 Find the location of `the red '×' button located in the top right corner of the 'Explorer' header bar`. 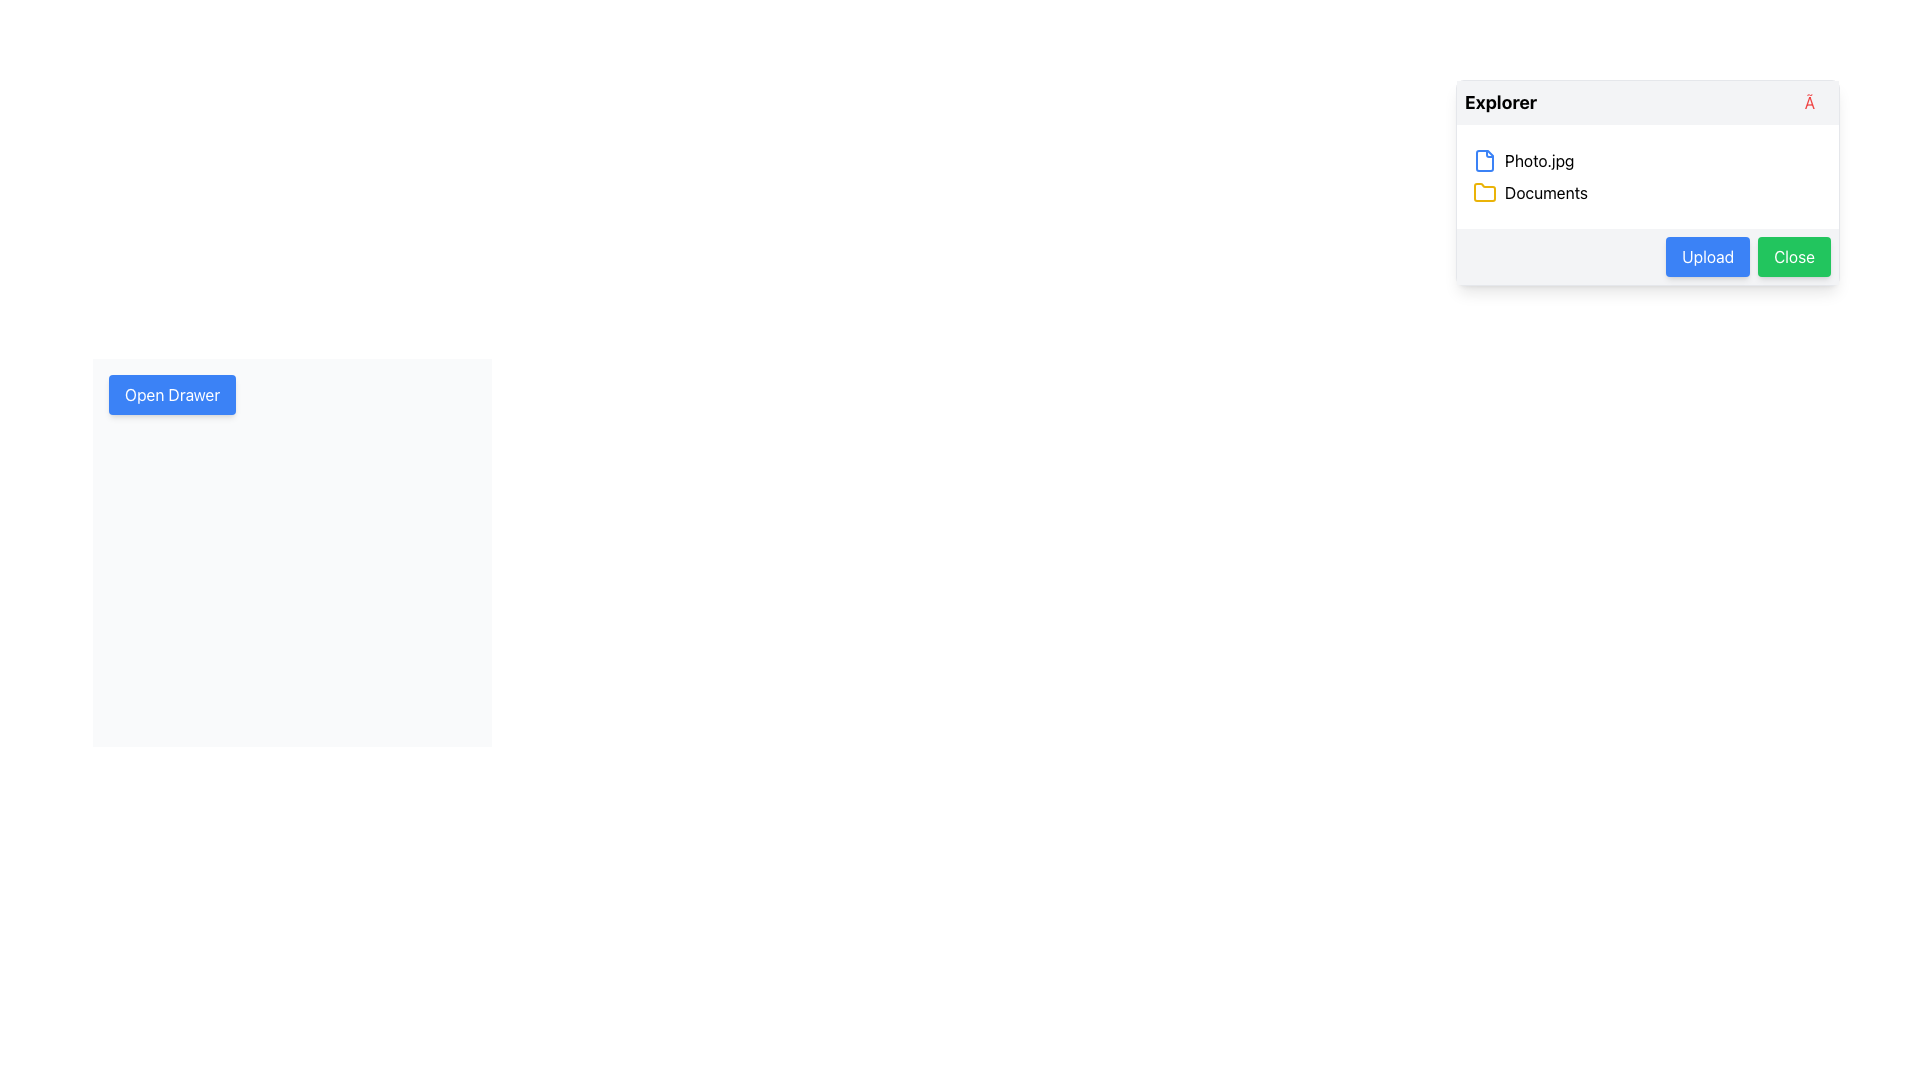

the red '×' button located in the top right corner of the 'Explorer' header bar is located at coordinates (1817, 103).